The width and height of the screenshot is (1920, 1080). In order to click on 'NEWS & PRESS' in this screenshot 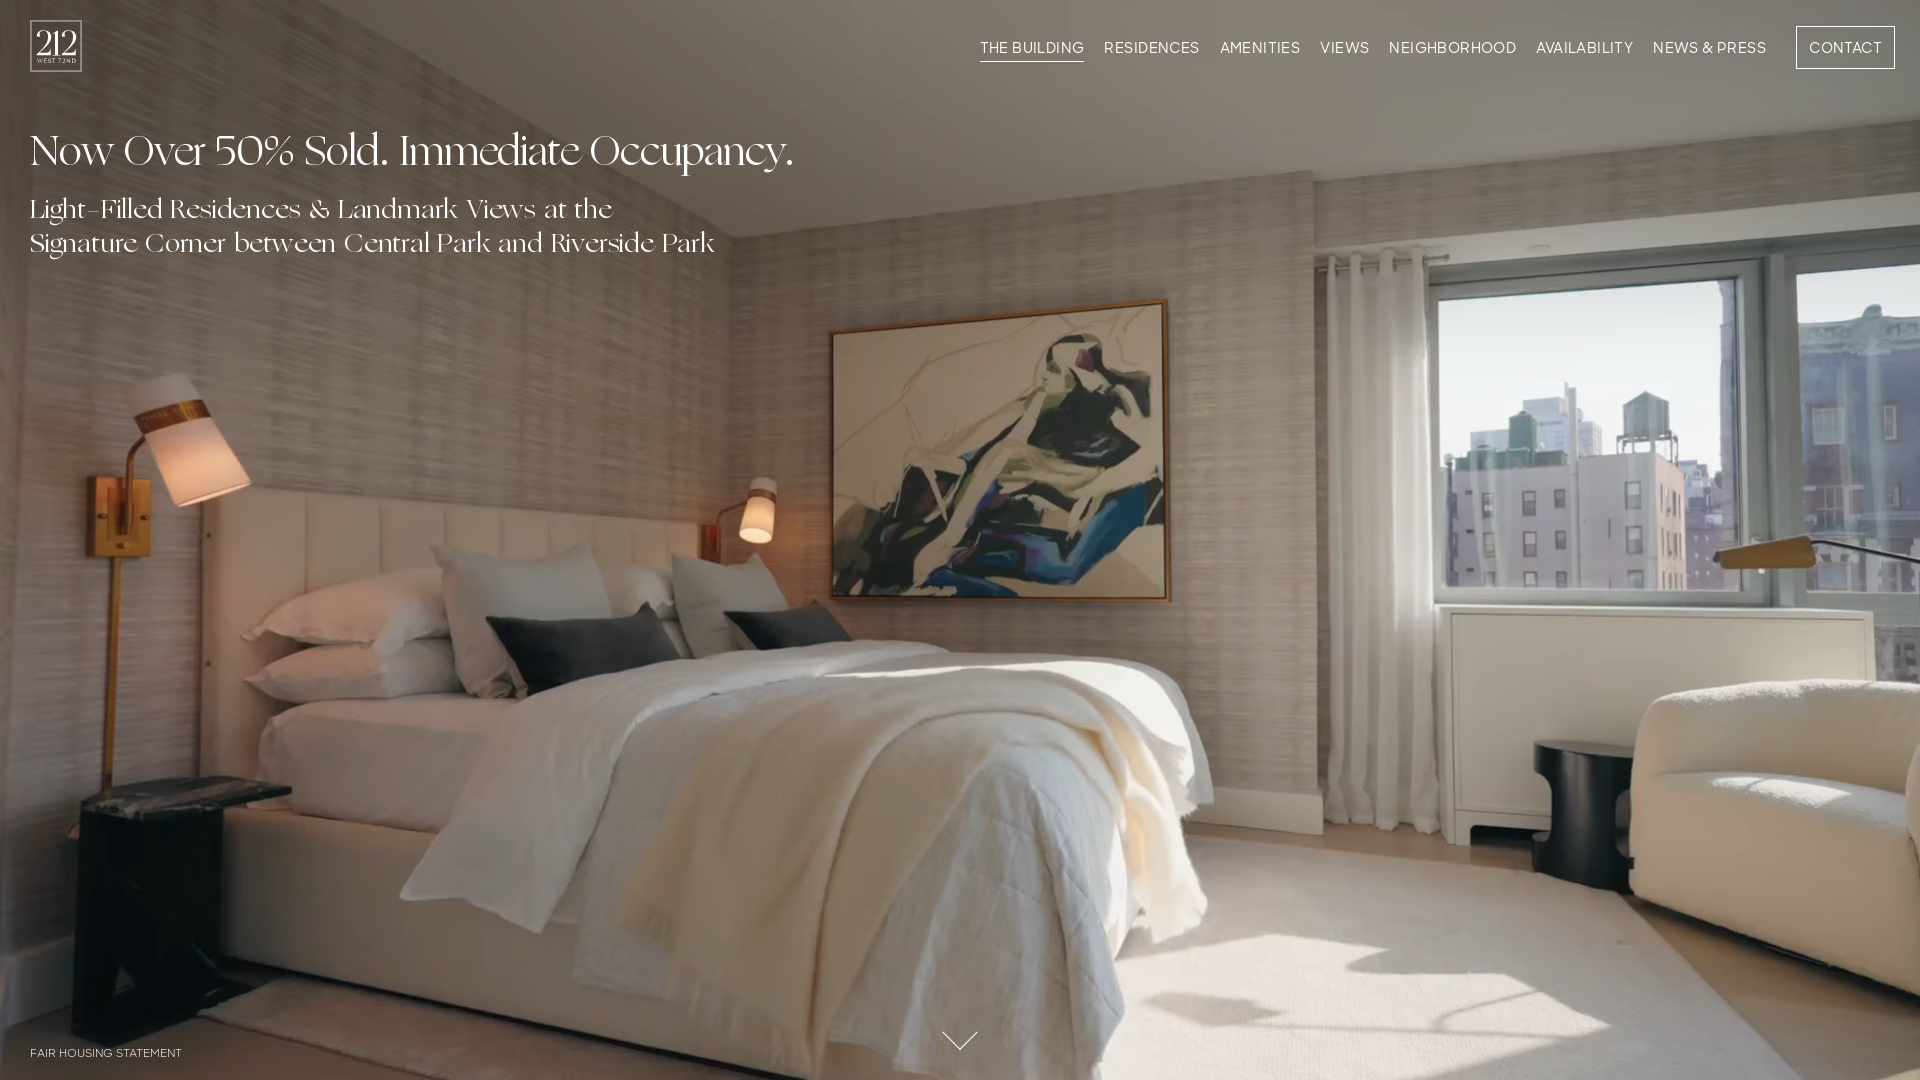, I will do `click(1708, 51)`.